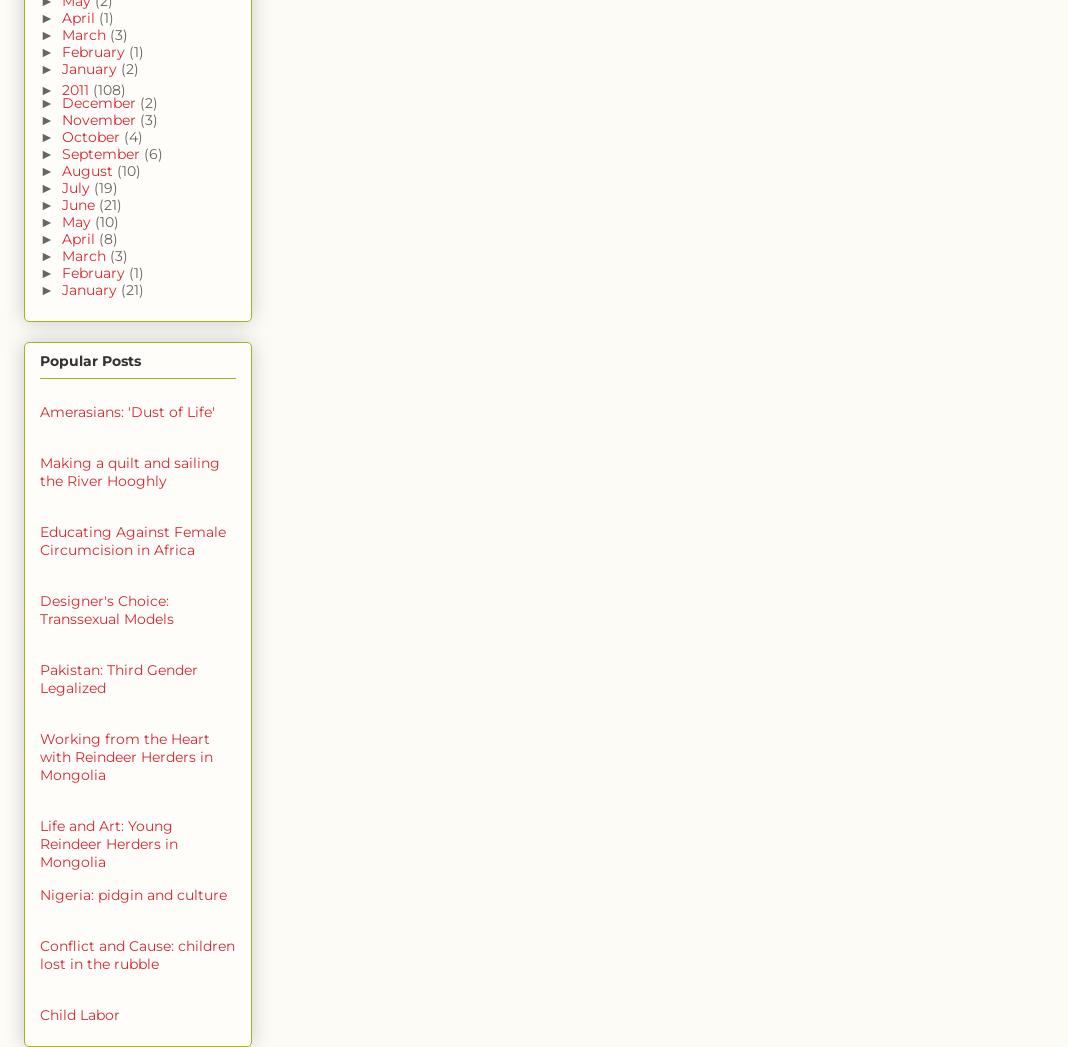  I want to click on '(8)', so click(106, 239).